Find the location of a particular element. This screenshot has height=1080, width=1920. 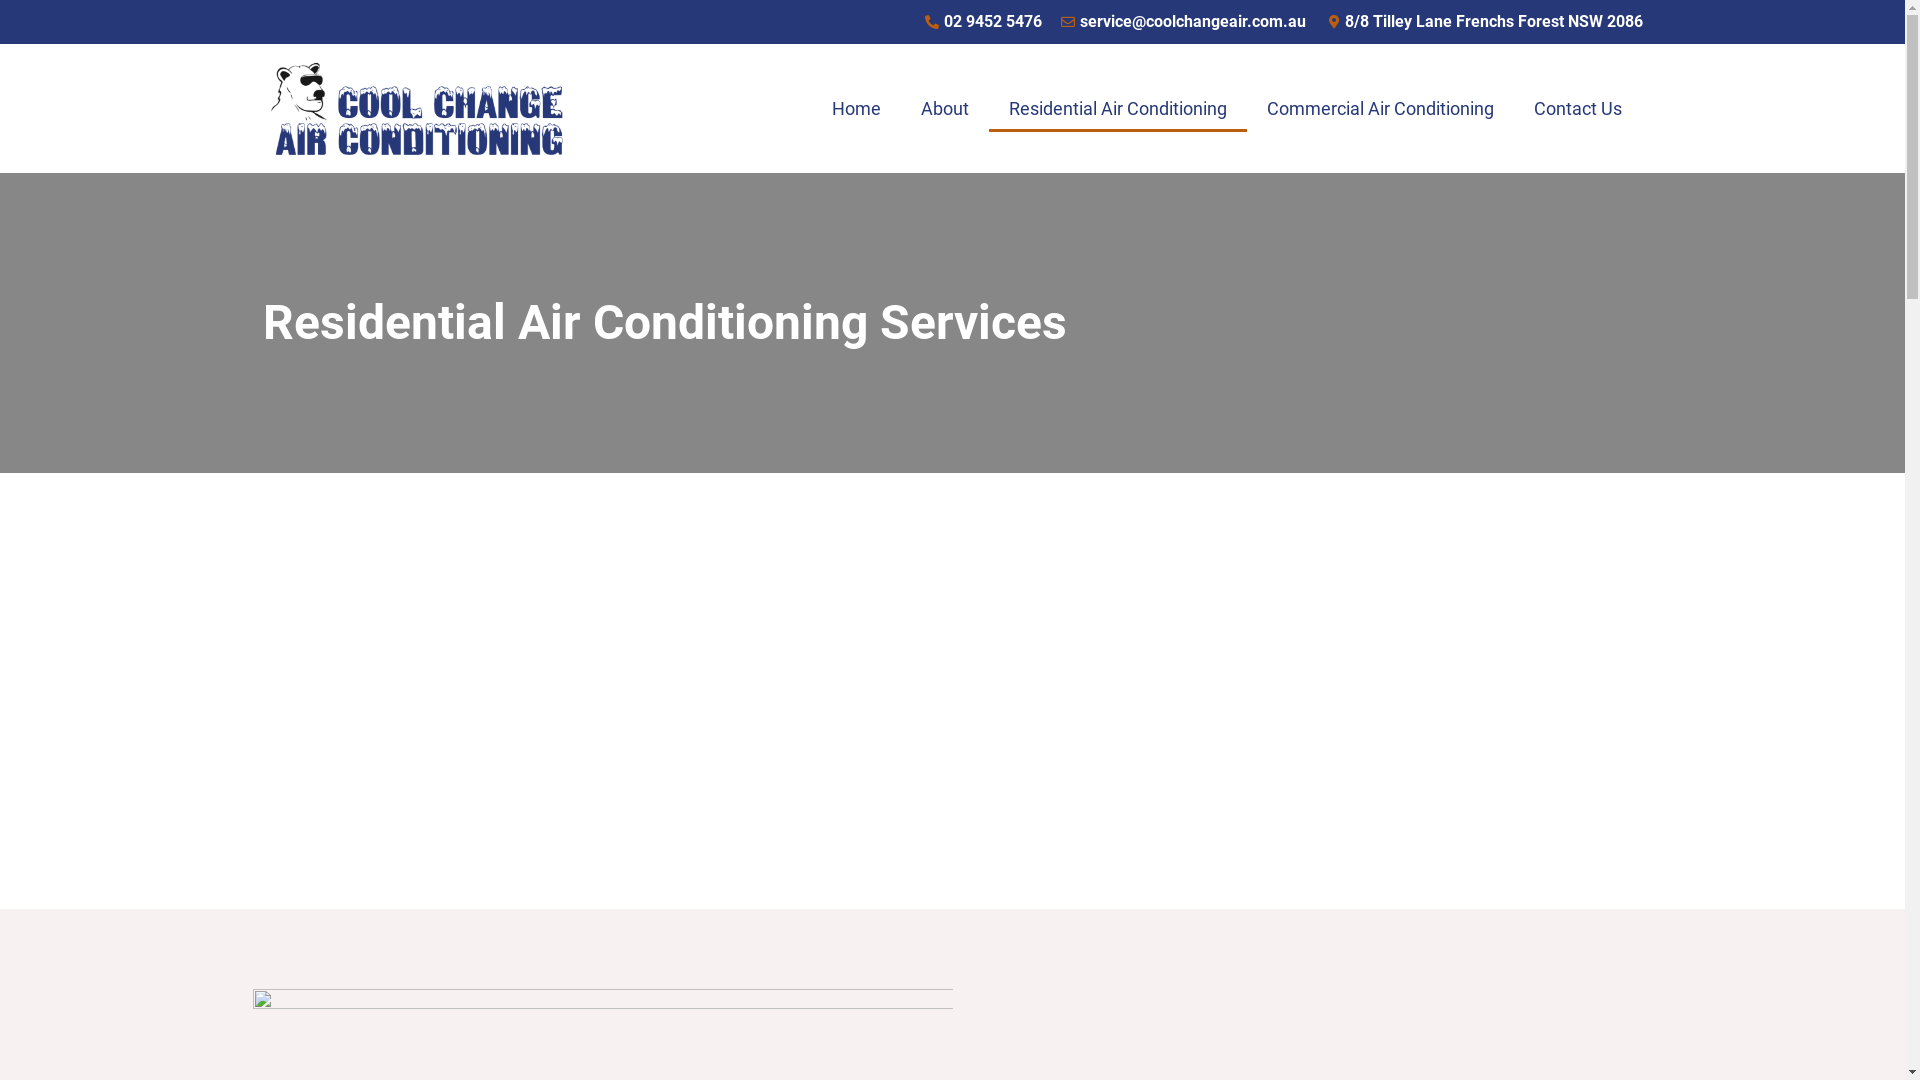

'service@coolchangeair.com.au' is located at coordinates (1182, 22).